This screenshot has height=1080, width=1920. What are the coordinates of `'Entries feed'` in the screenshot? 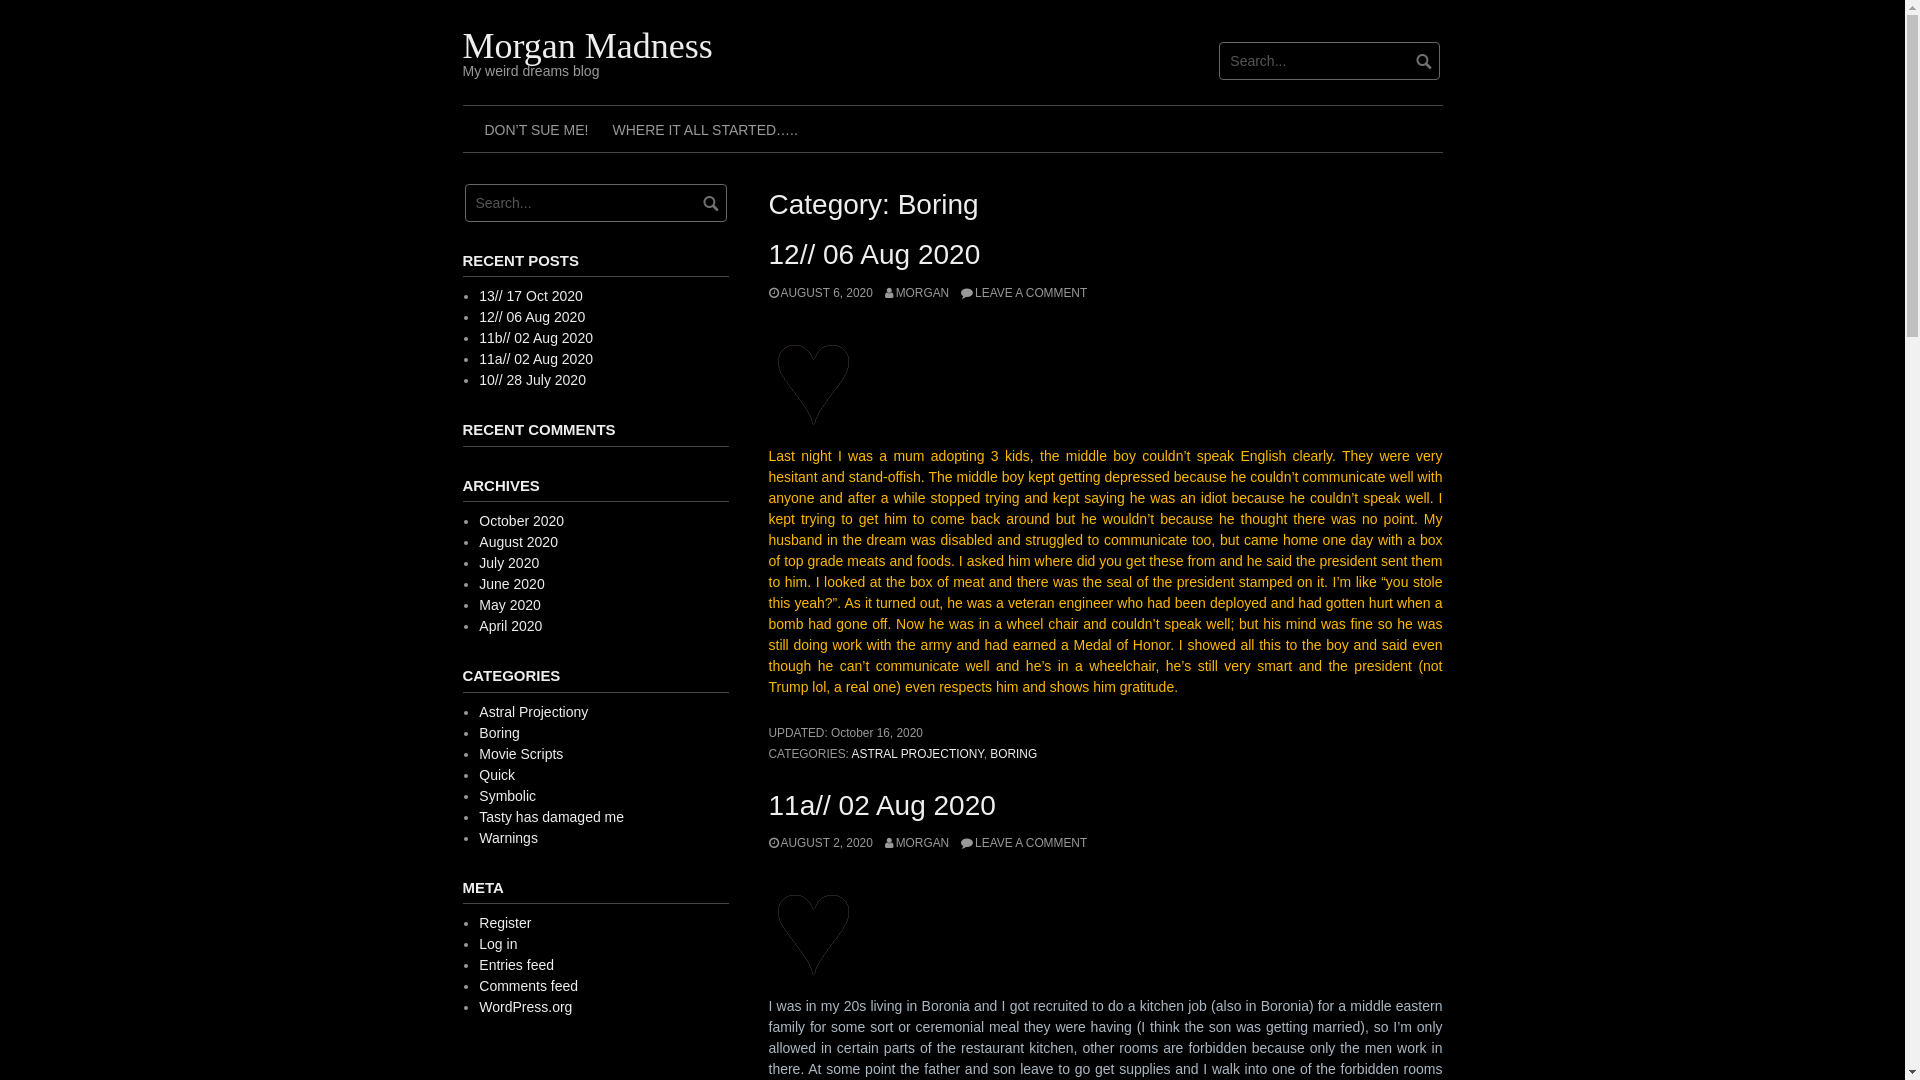 It's located at (516, 963).